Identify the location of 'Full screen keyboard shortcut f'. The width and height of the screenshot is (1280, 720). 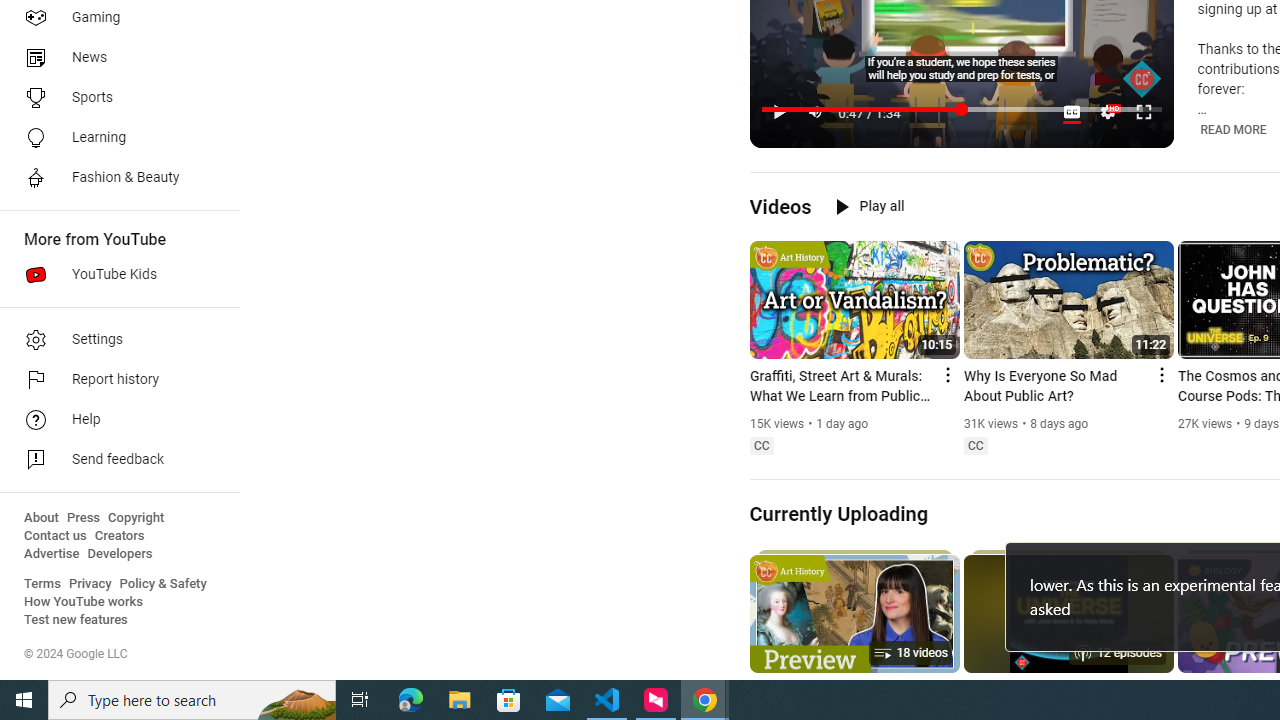
(1143, 112).